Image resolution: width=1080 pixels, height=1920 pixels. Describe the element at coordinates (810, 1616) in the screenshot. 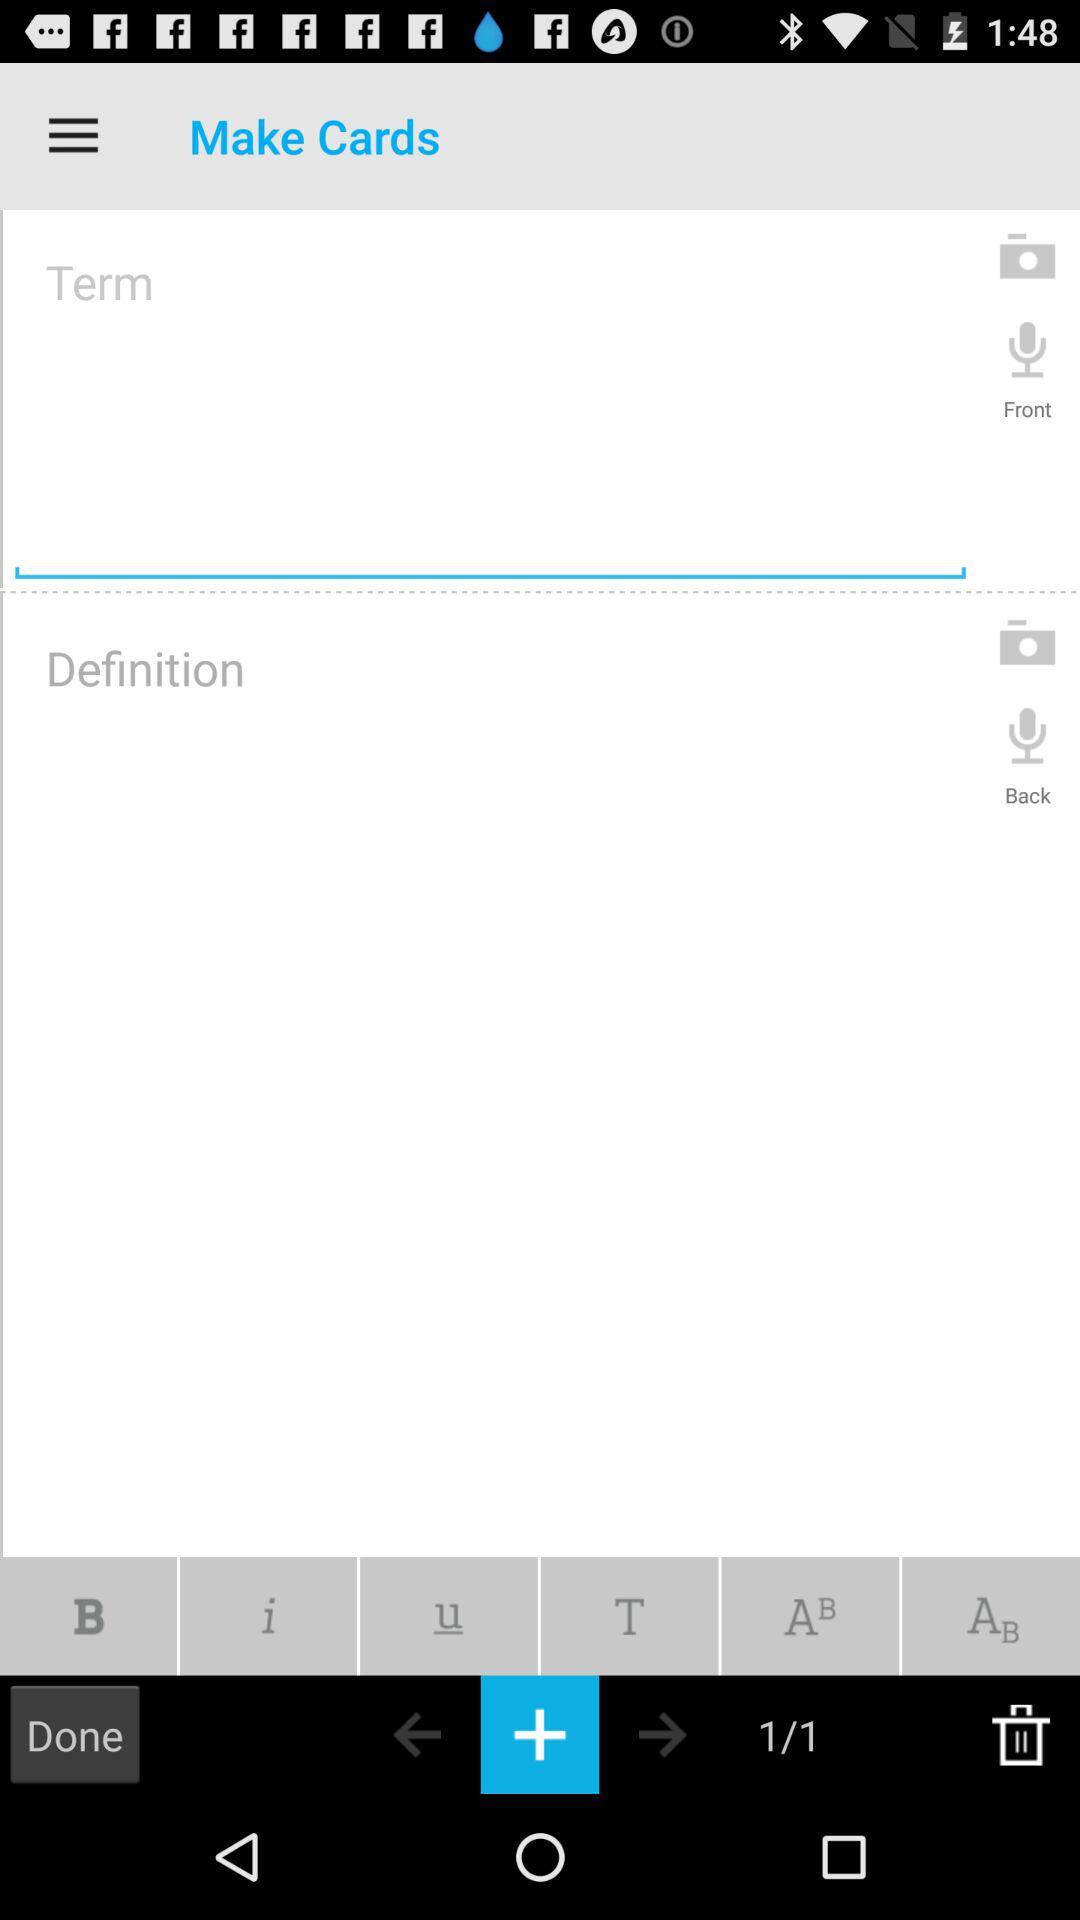

I see `letters box option` at that location.